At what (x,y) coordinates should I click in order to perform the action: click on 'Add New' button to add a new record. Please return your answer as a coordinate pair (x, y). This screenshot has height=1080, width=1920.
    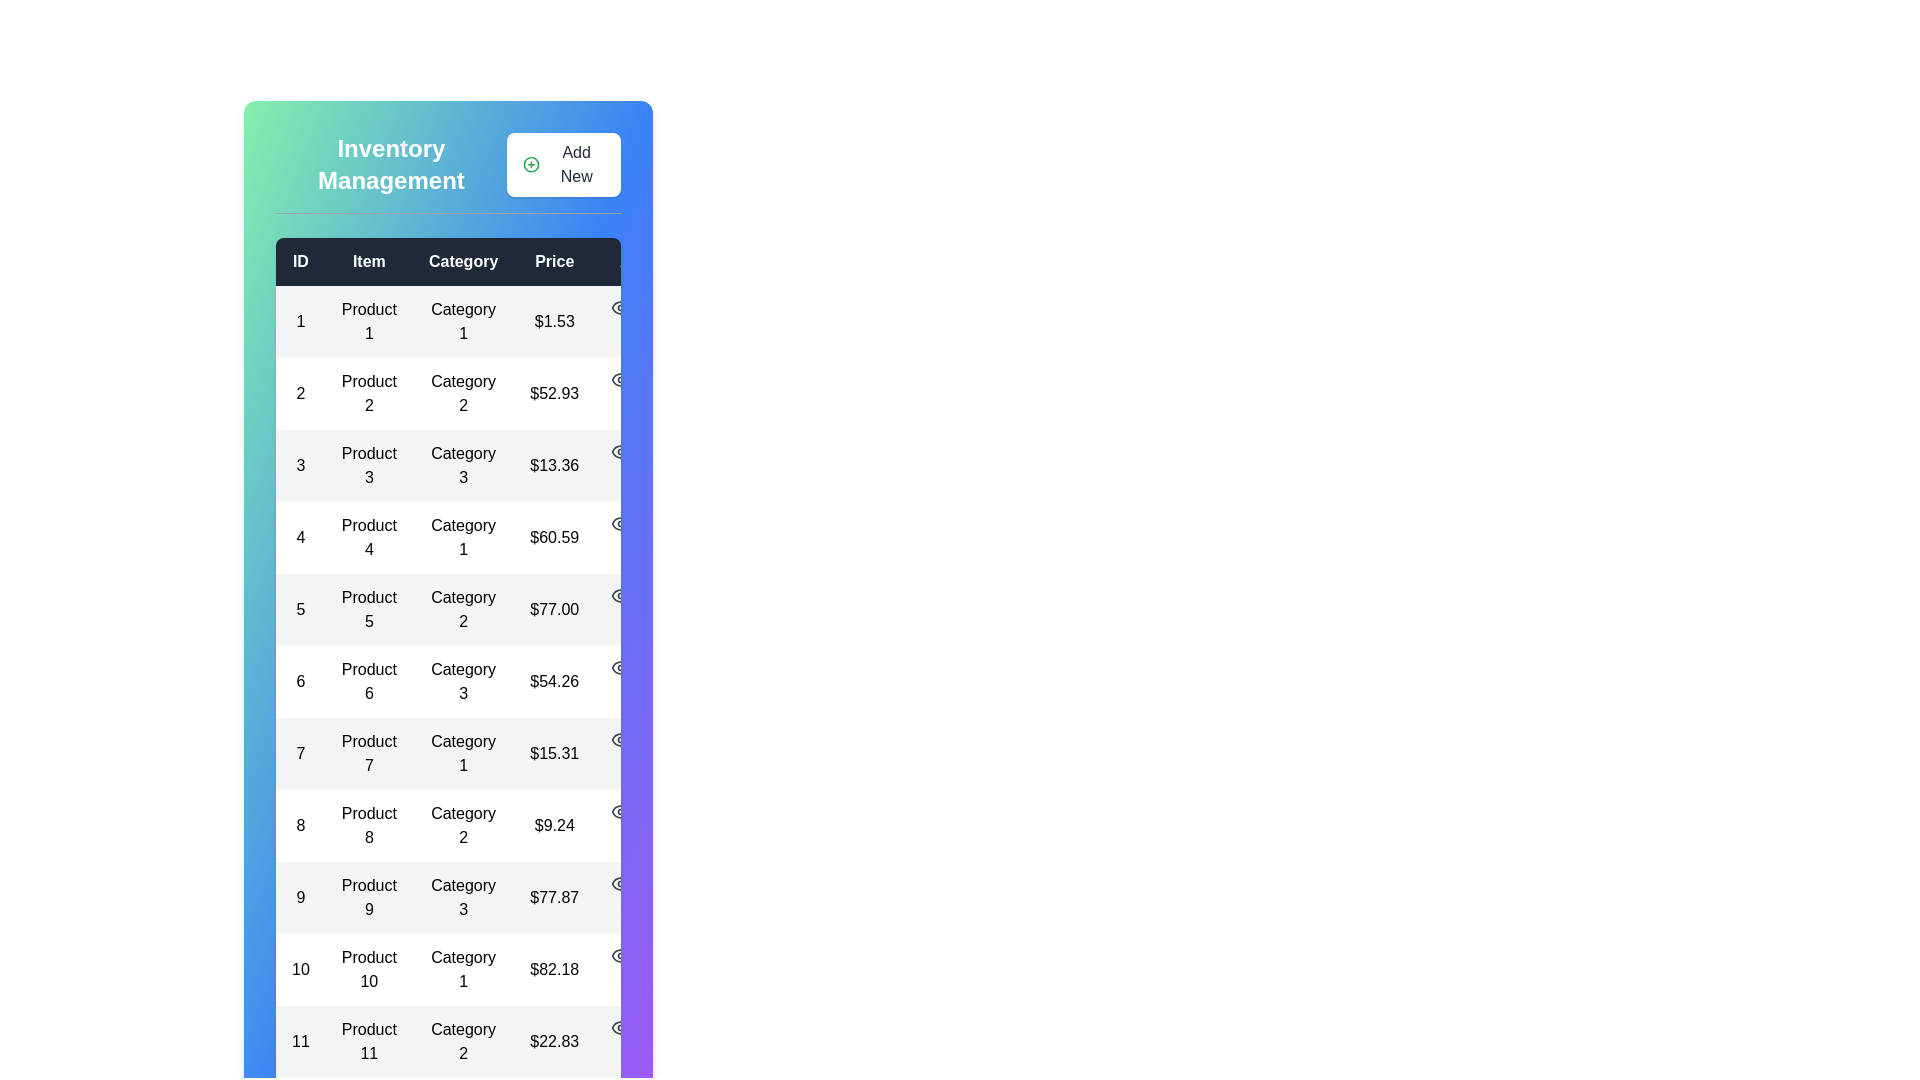
    Looking at the image, I should click on (562, 164).